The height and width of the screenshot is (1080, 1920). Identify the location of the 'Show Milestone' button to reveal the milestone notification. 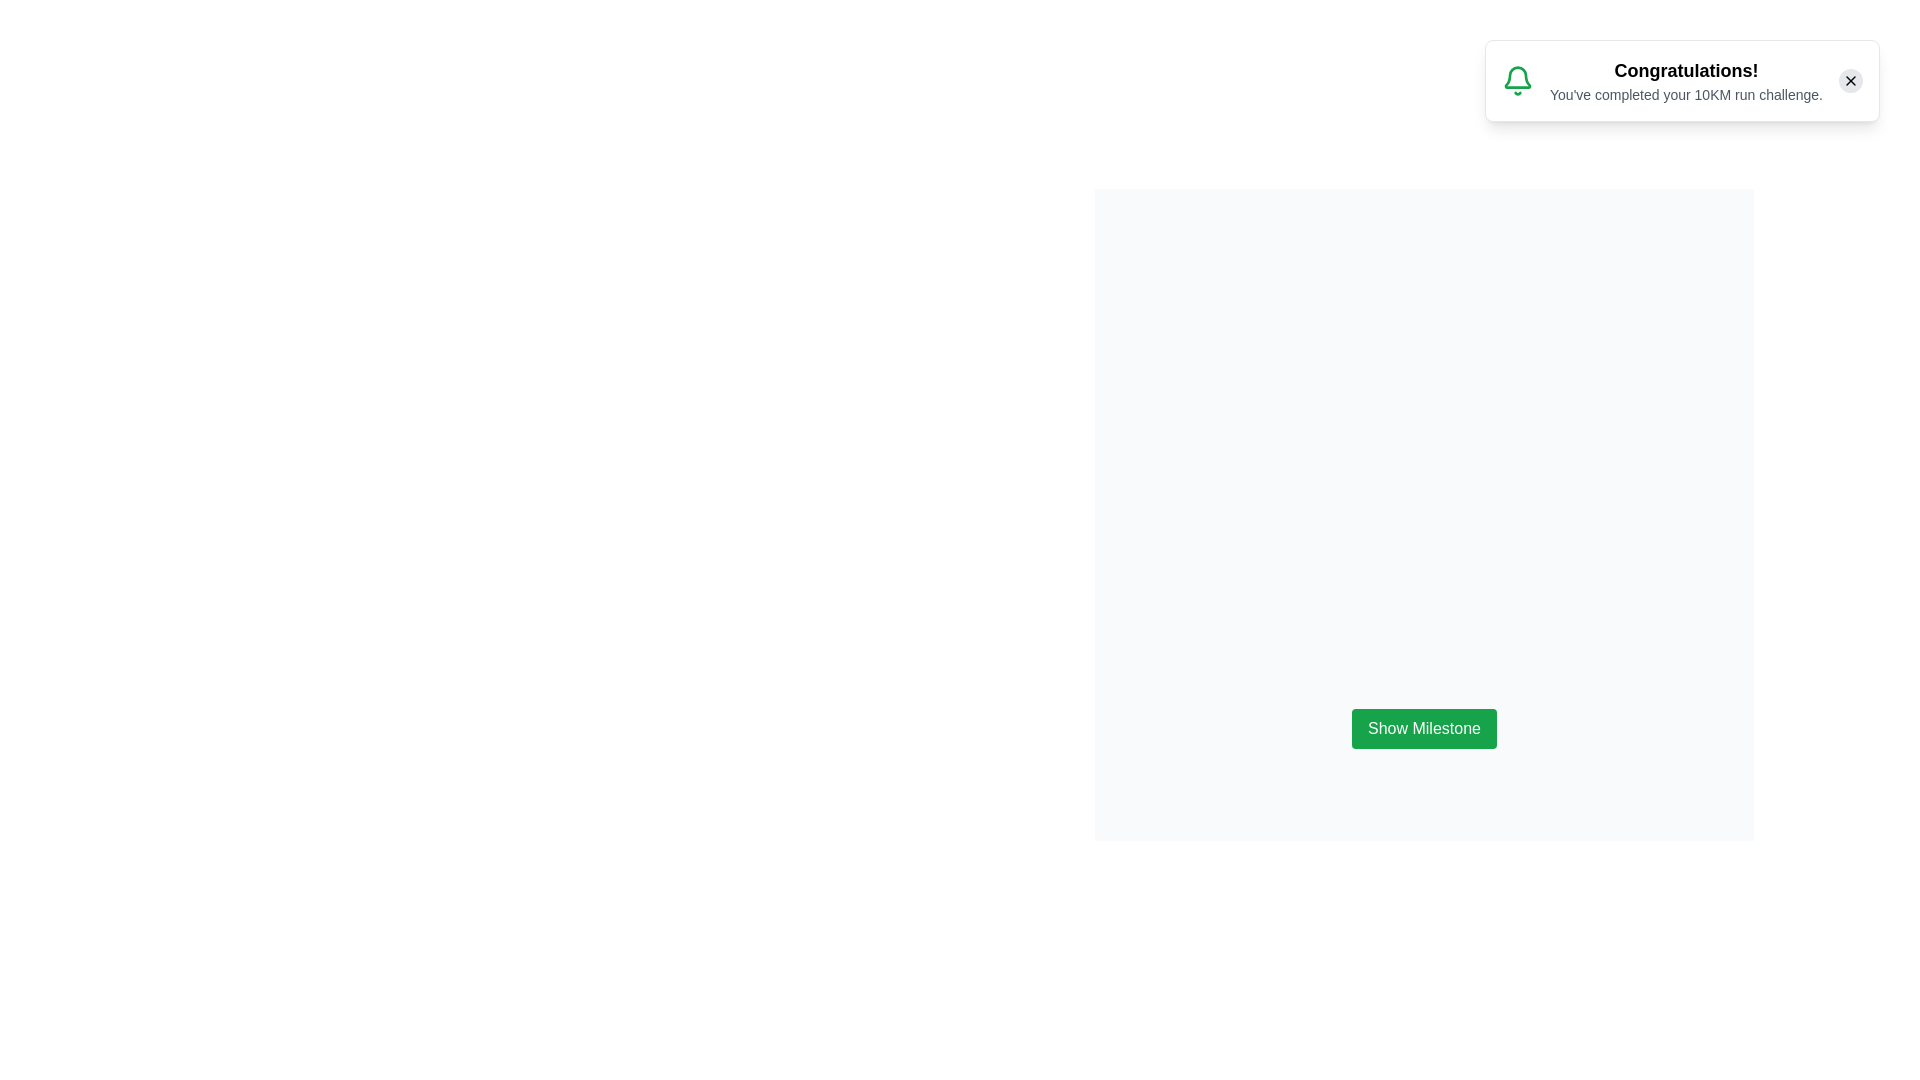
(1423, 729).